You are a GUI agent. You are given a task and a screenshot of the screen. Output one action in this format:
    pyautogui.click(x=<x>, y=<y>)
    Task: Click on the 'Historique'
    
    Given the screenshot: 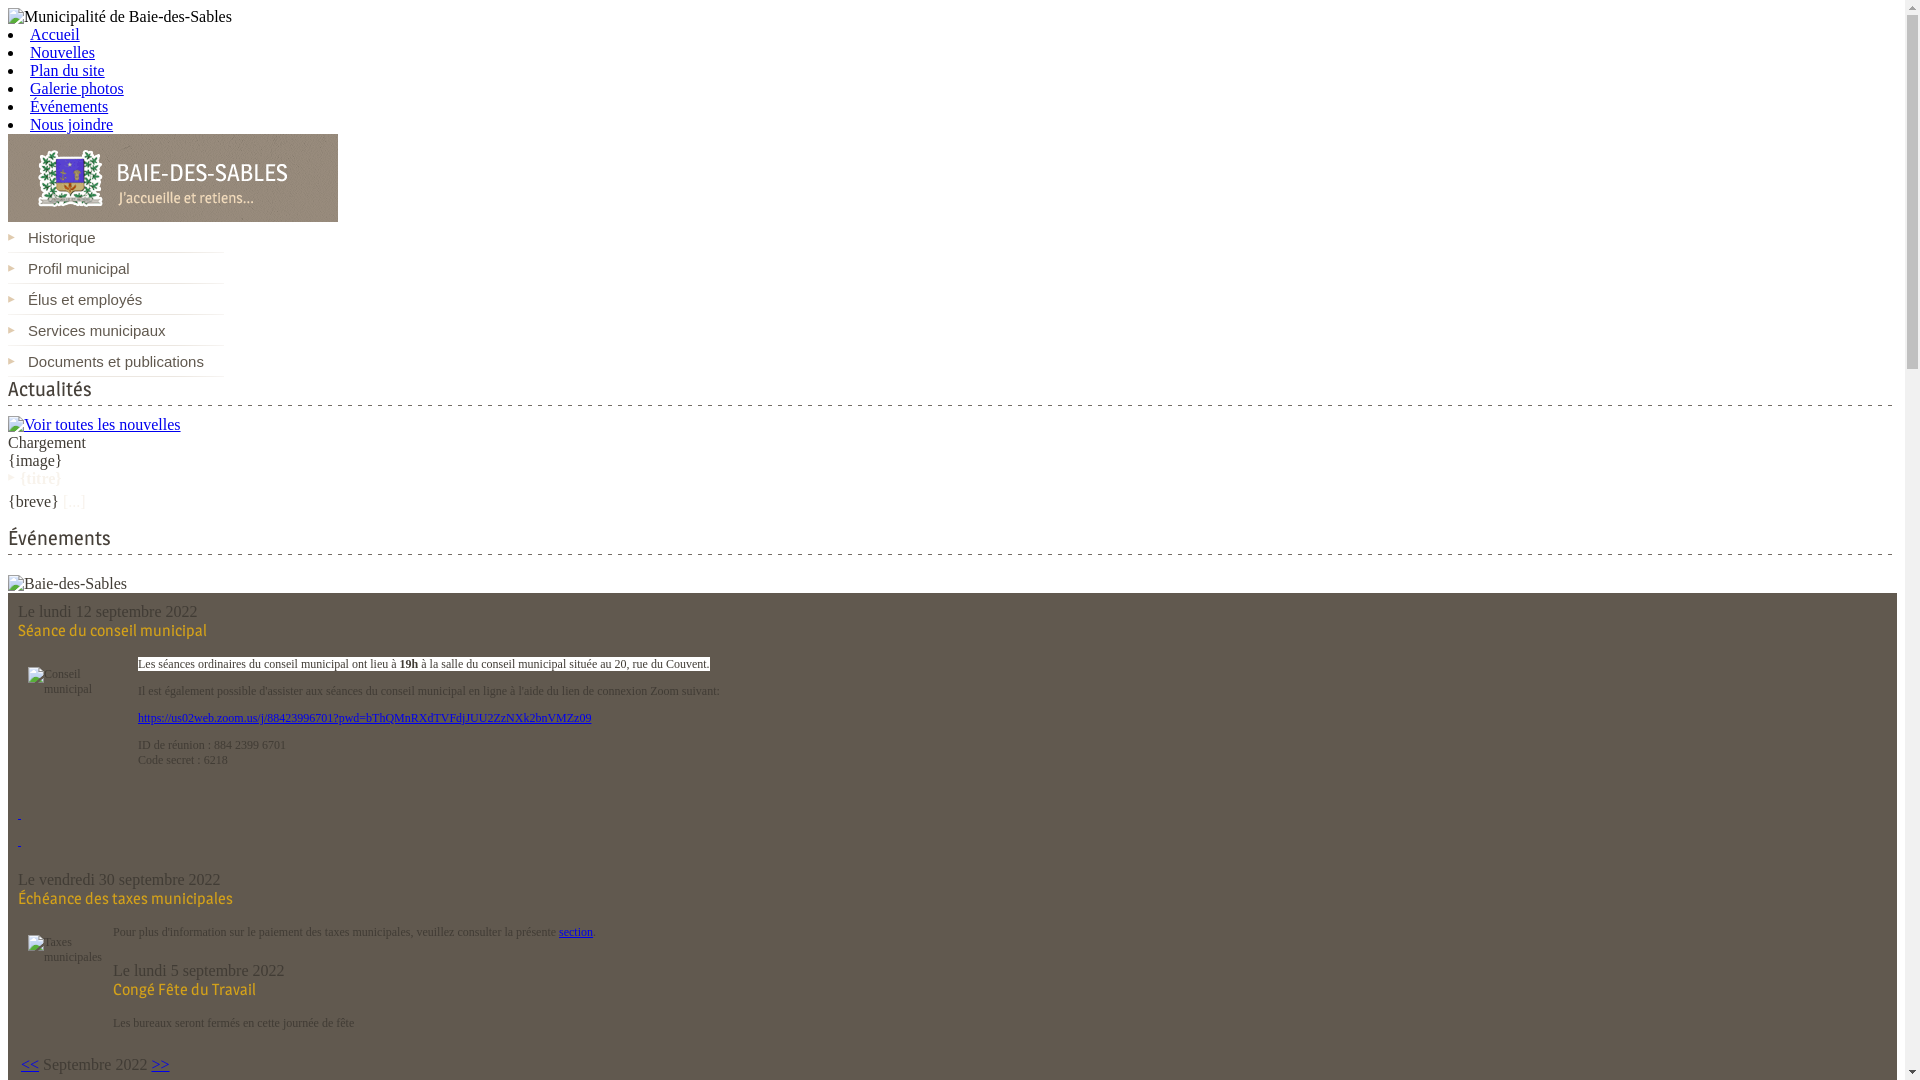 What is the action you would take?
    pyautogui.click(x=8, y=236)
    